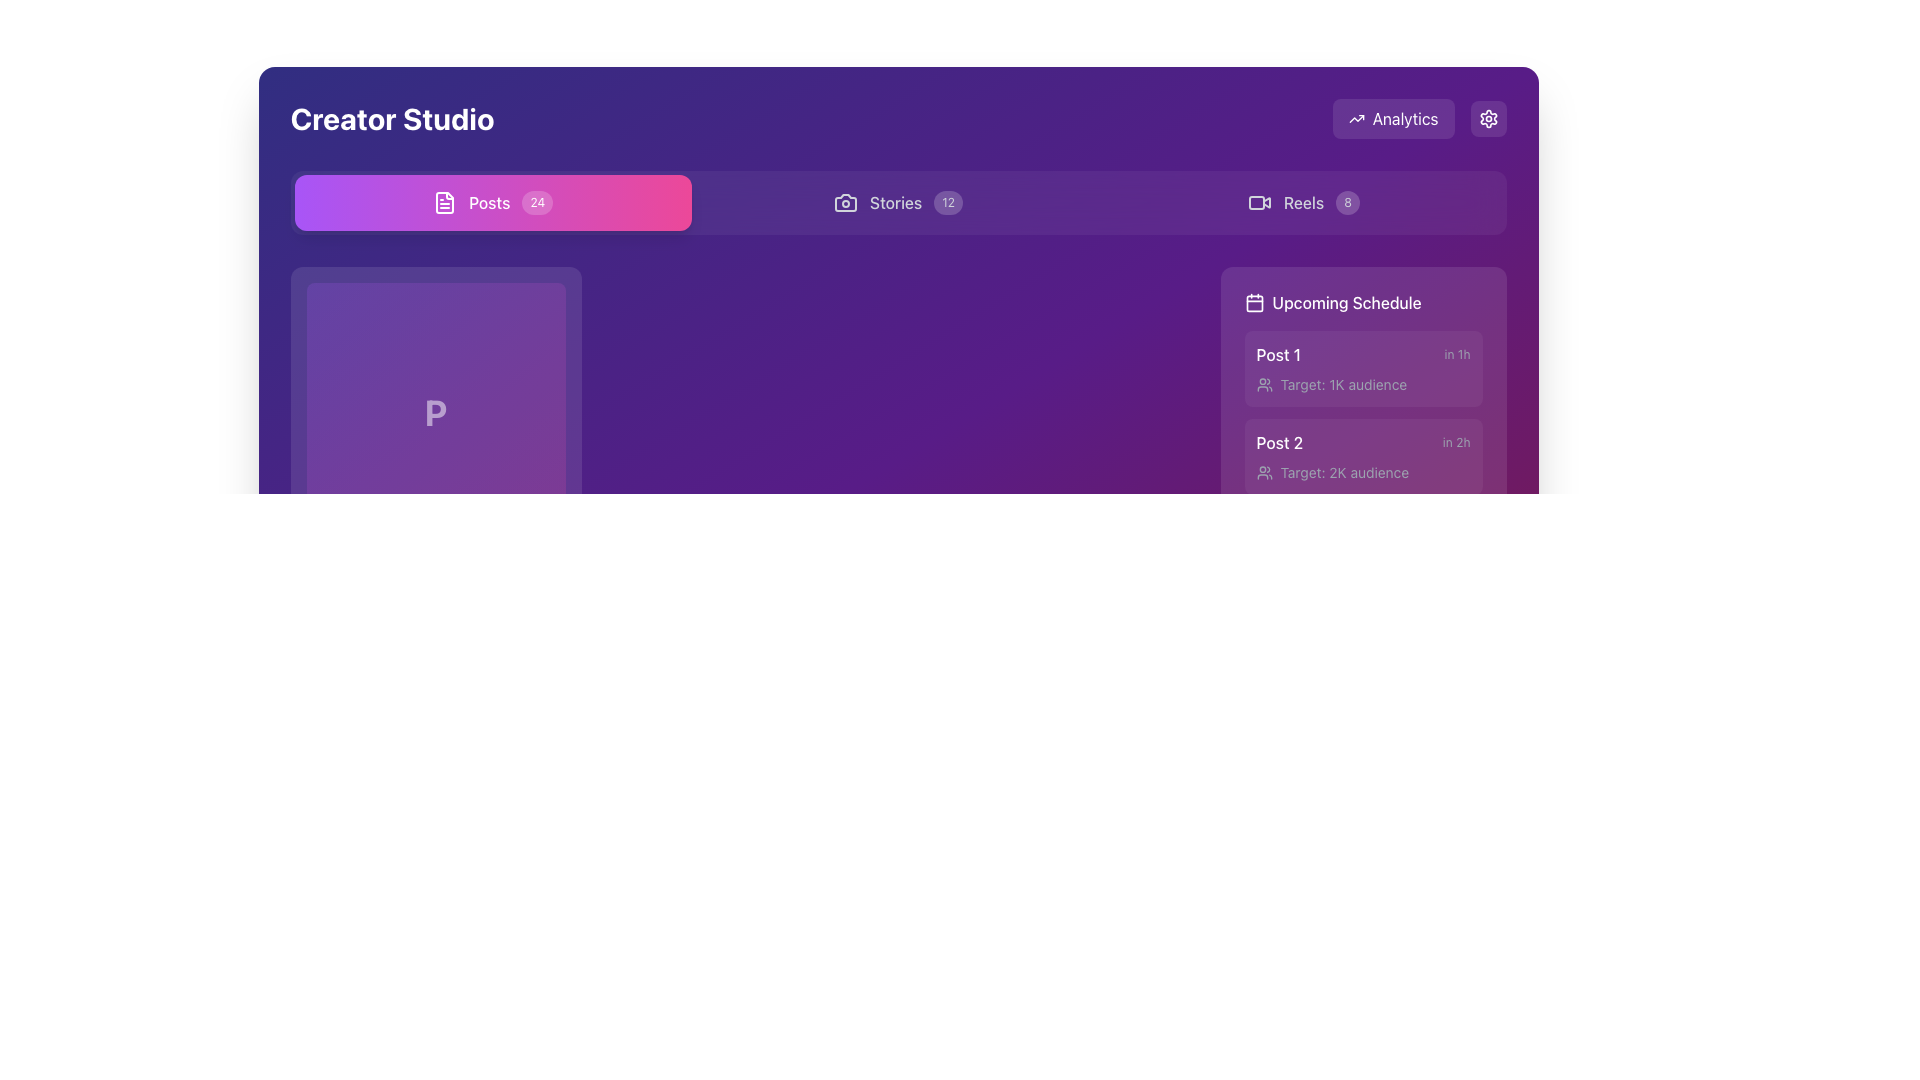  What do you see at coordinates (897, 203) in the screenshot?
I see `the 'Stories' button in the navigation bar located below the 'Creator Studio' header` at bounding box center [897, 203].